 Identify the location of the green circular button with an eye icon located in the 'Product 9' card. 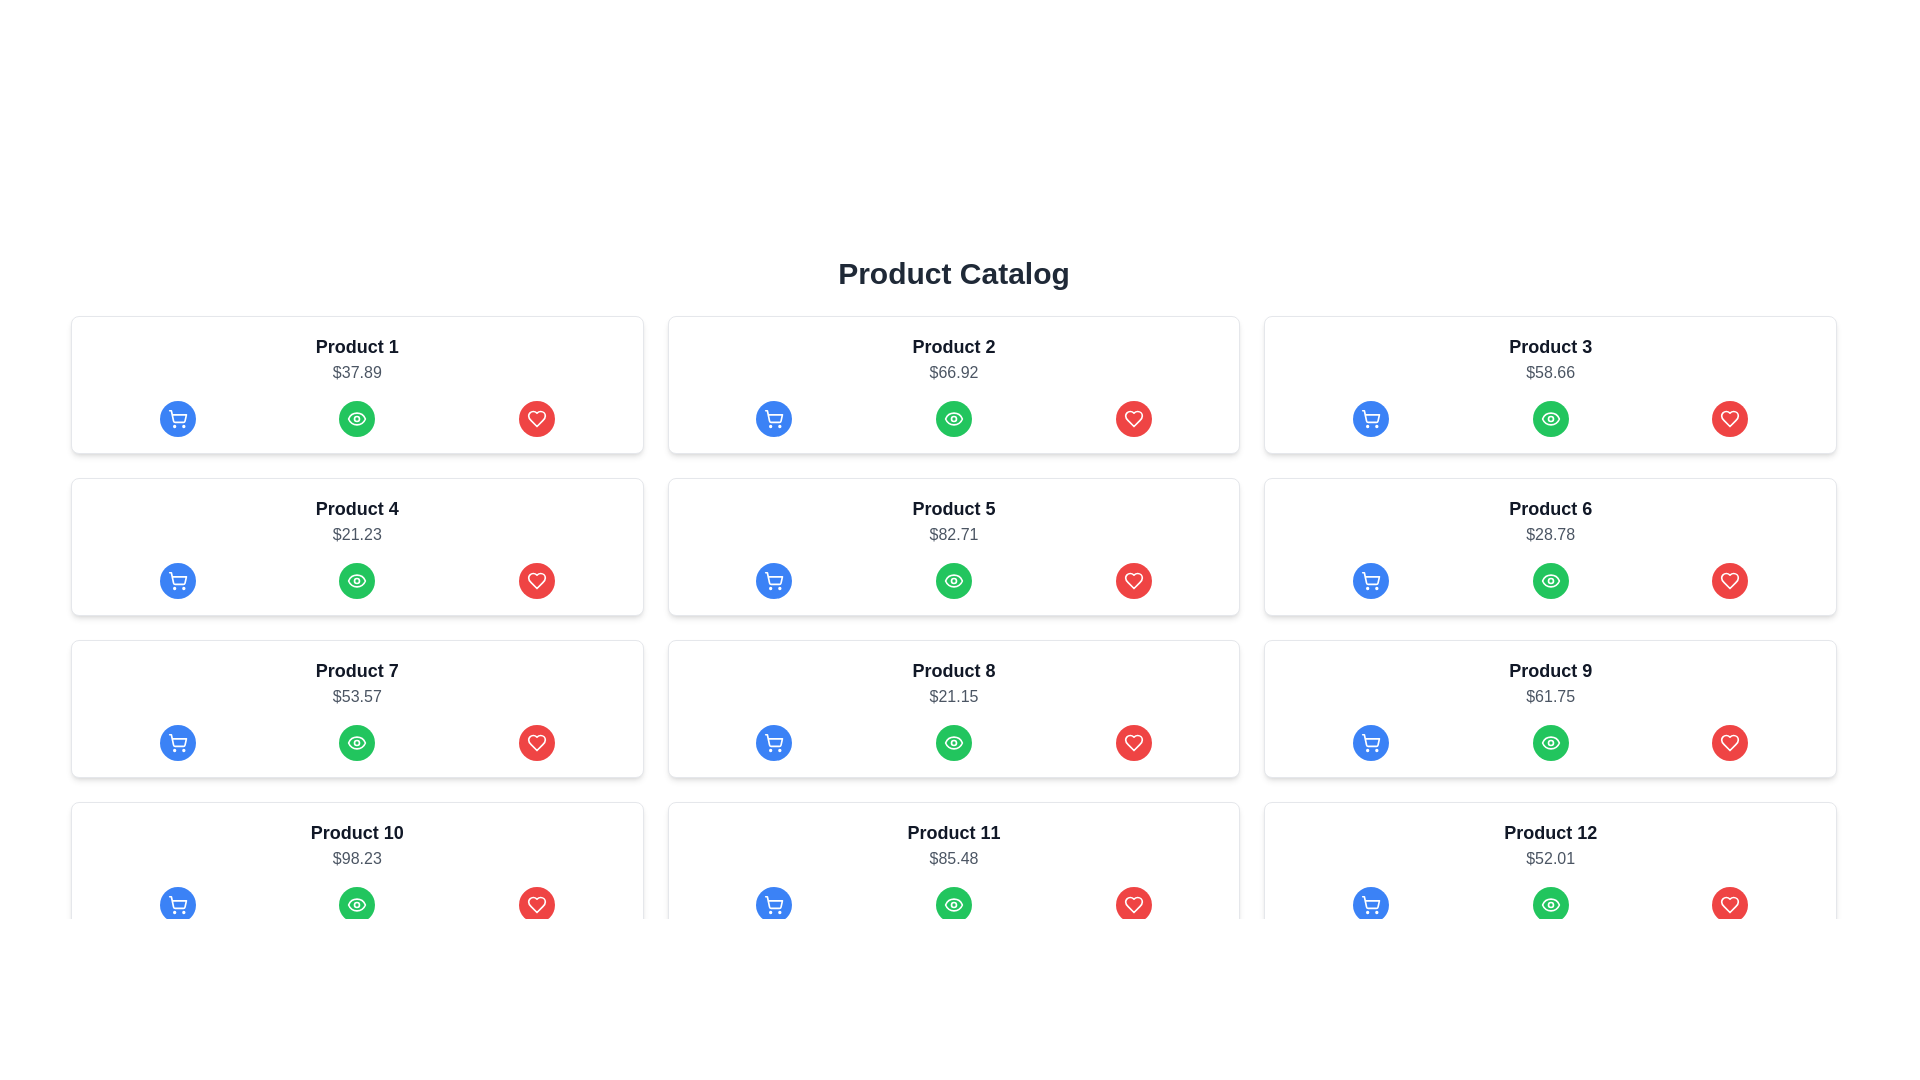
(1549, 743).